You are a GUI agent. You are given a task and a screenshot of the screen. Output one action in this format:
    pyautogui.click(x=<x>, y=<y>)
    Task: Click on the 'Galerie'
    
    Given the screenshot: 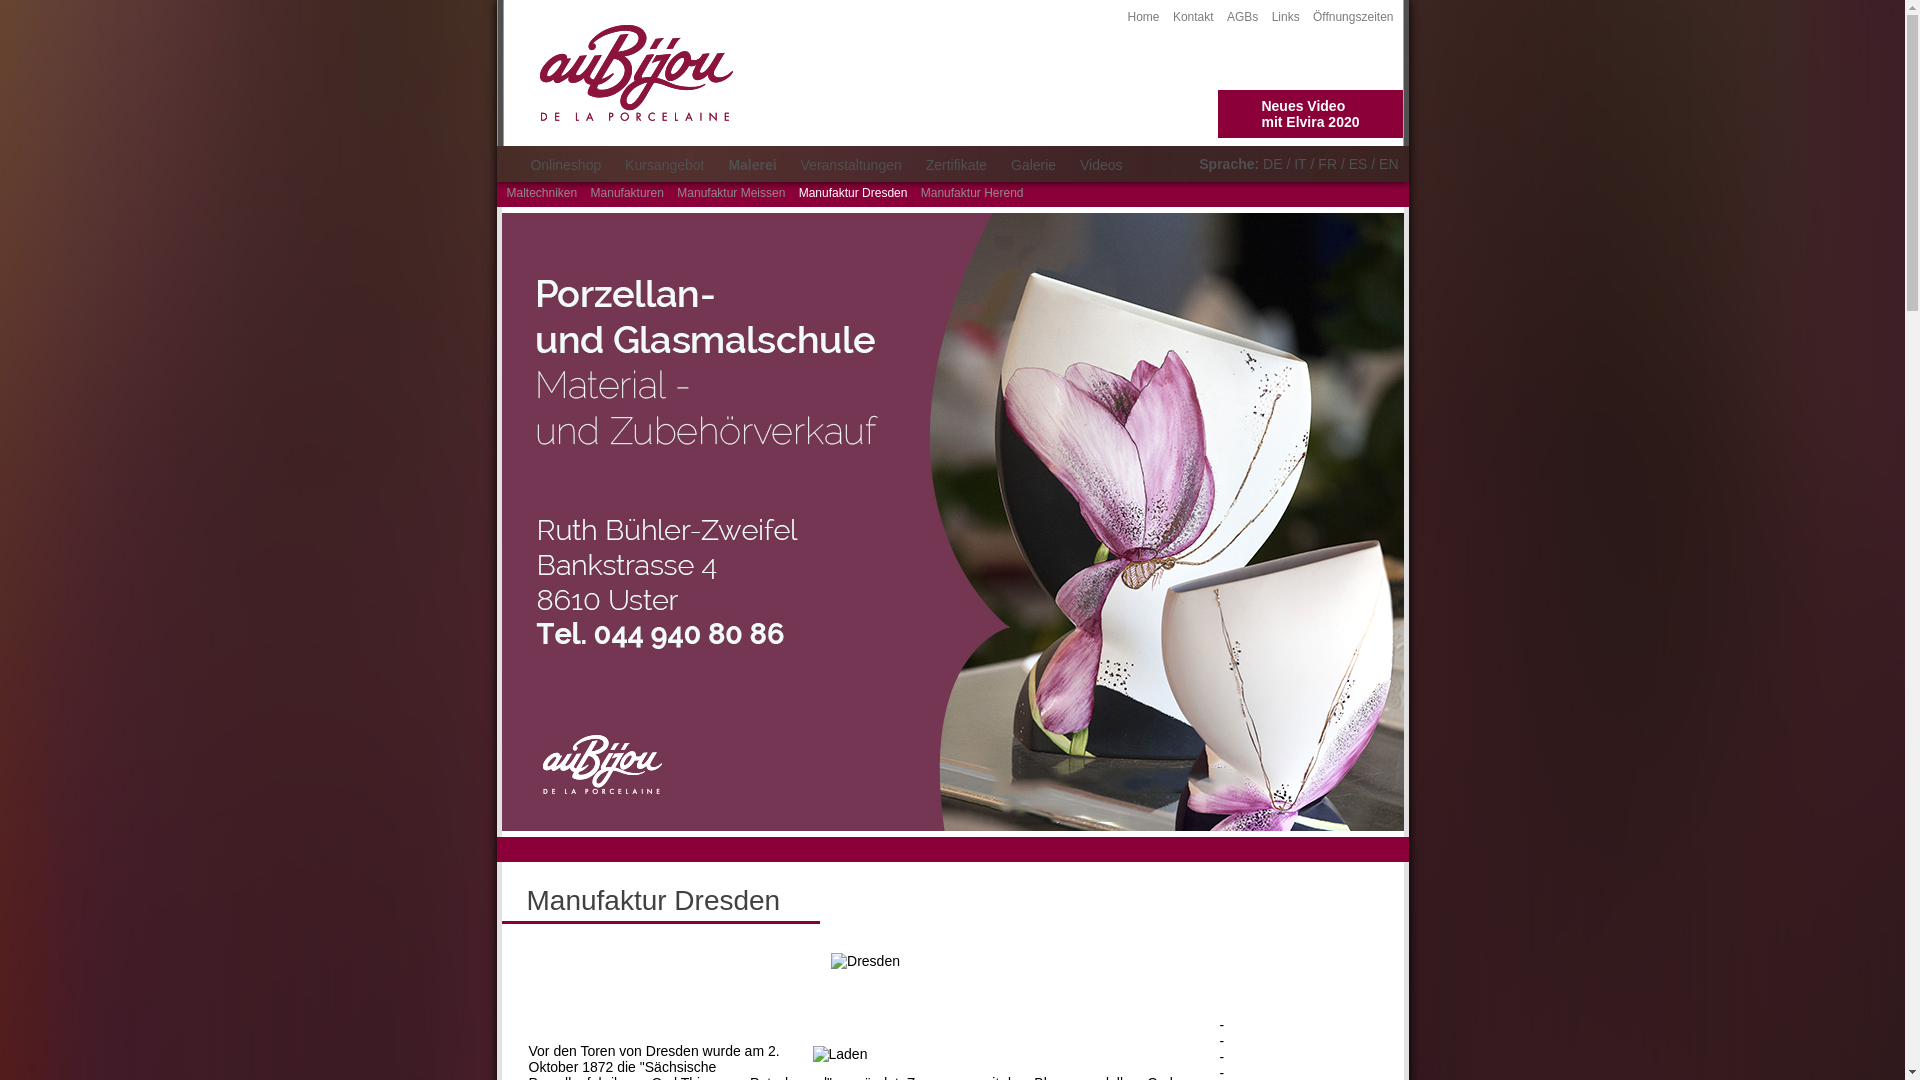 What is the action you would take?
    pyautogui.click(x=1001, y=164)
    